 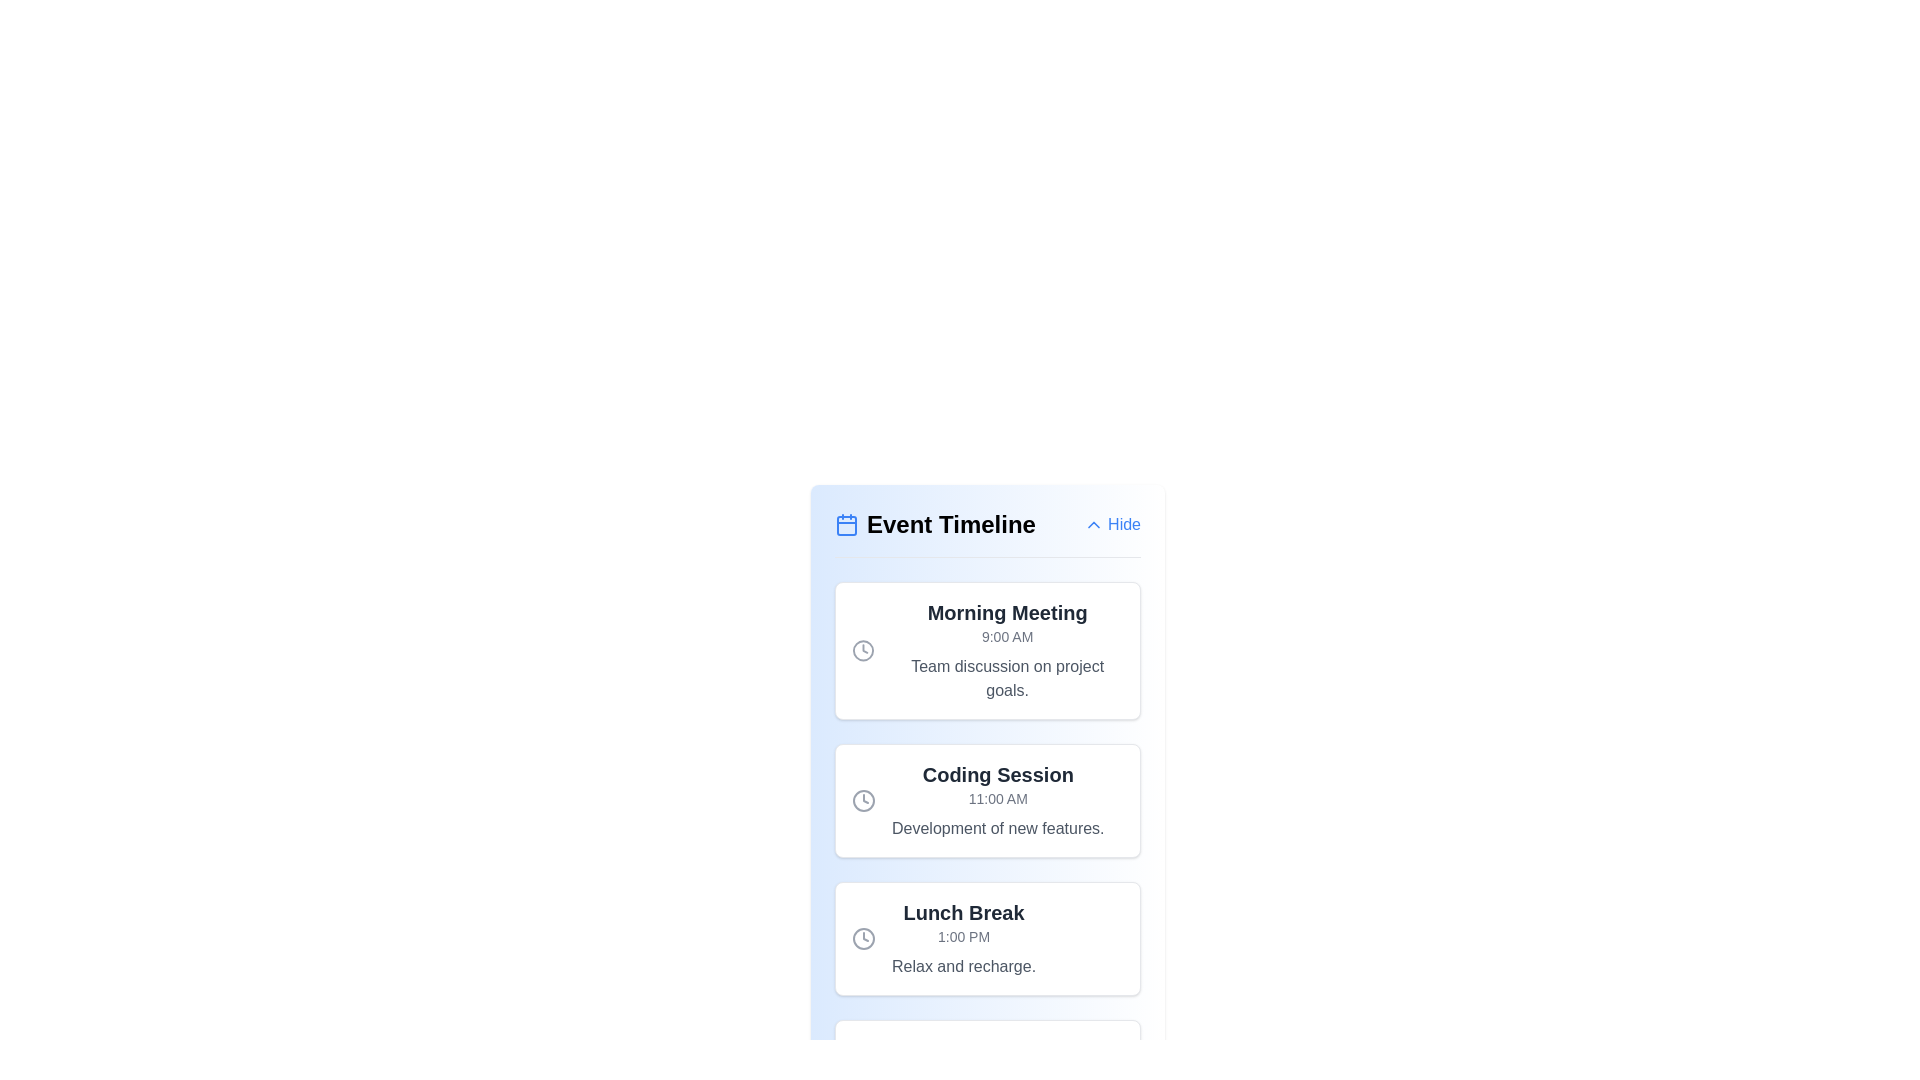 I want to click on the collapse button located in the upper-right corner of the 'Event Timeline' section, so click(x=1111, y=523).